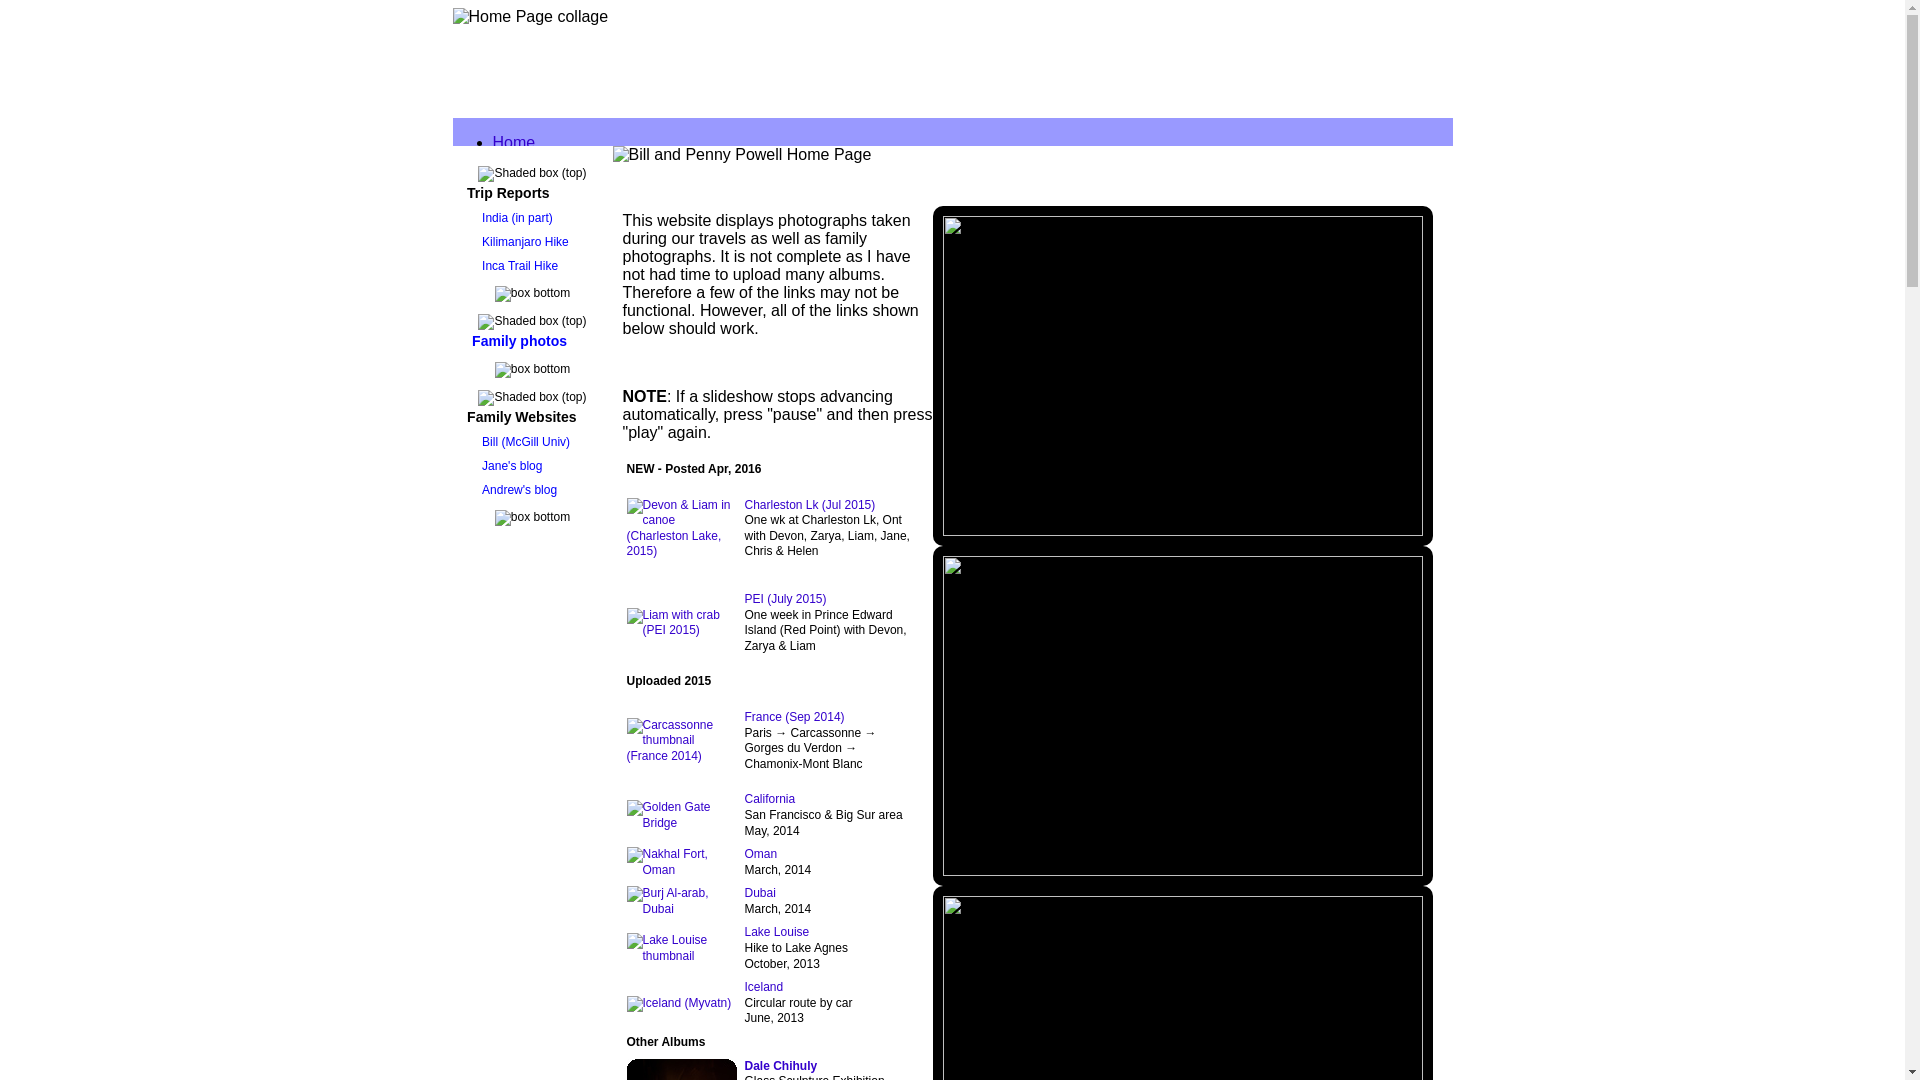  Describe the element at coordinates (743, 892) in the screenshot. I see `'Dubai'` at that location.